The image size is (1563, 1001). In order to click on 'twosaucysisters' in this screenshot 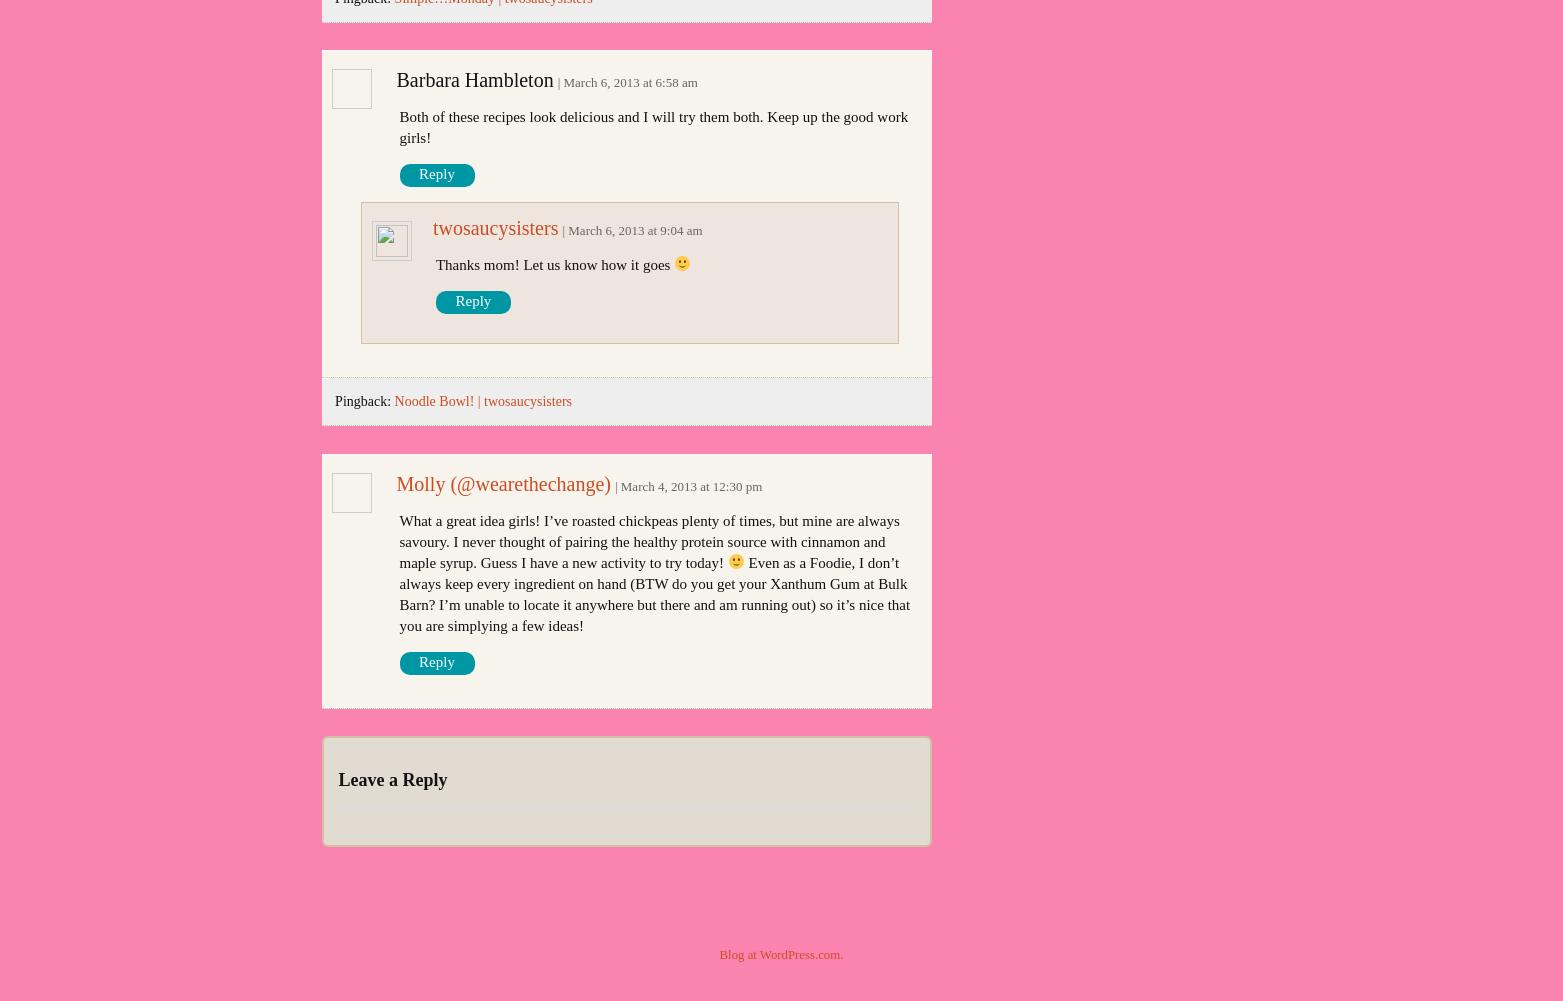, I will do `click(432, 226)`.